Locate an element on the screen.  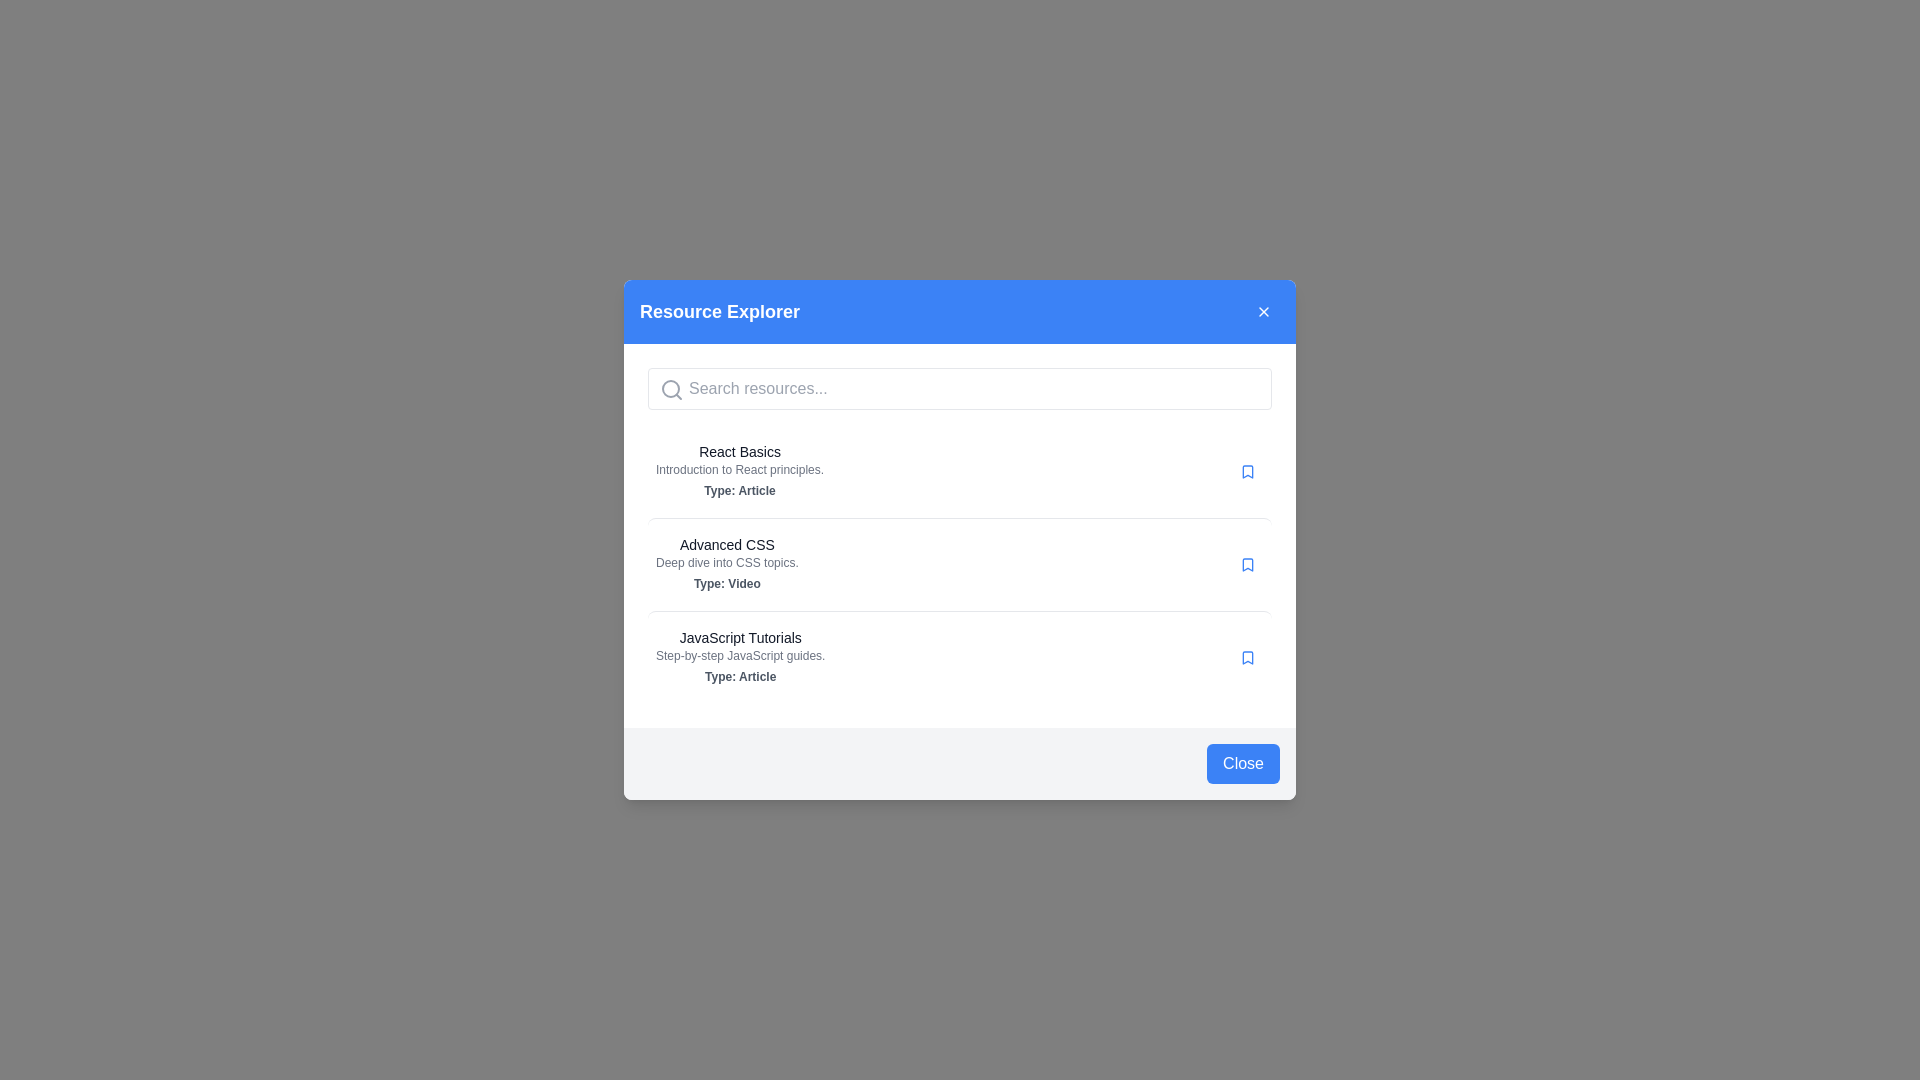
textual content of the first Text block in the vertically stacked list of resources, which includes its title, subtitle, and tag for understanding the resource details is located at coordinates (738, 471).